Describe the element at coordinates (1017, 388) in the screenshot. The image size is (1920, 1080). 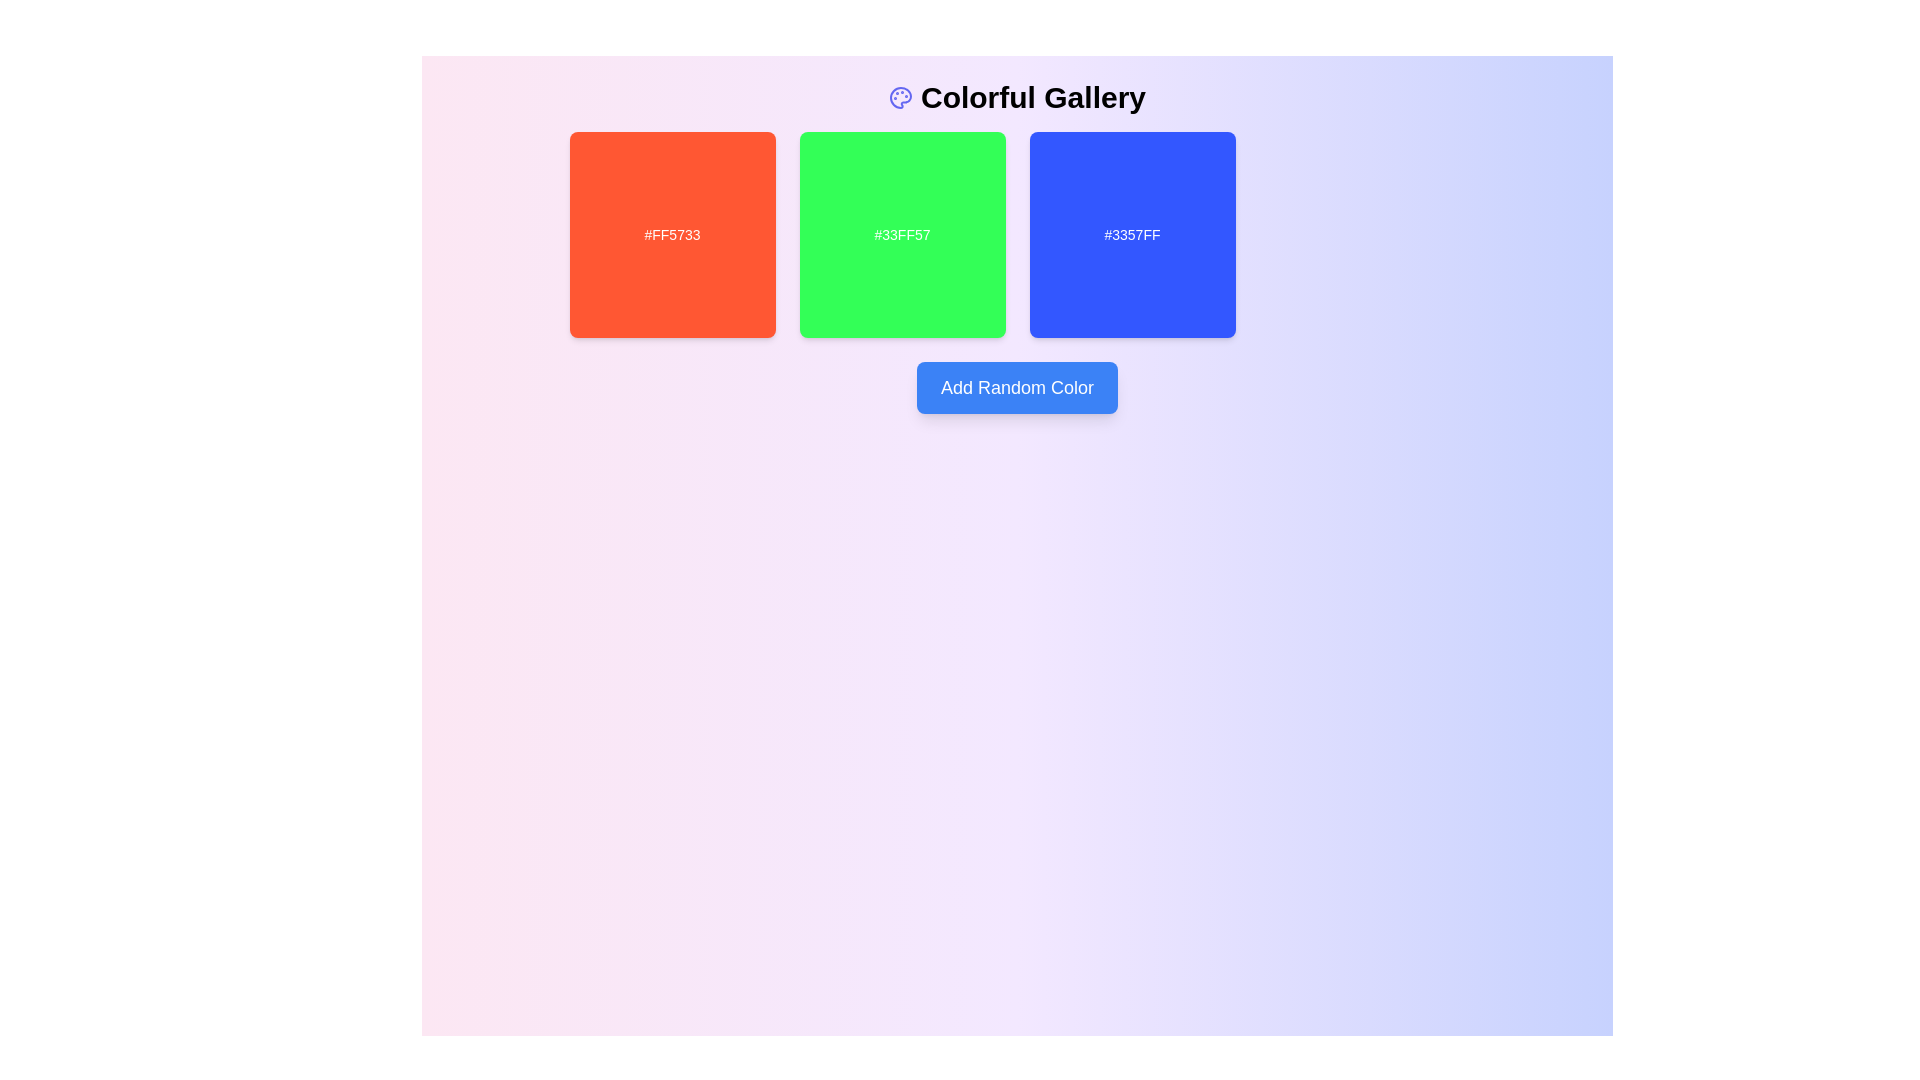
I see `the rectangular button with a blue background and white text 'Add Random Color' to change its appearance` at that location.